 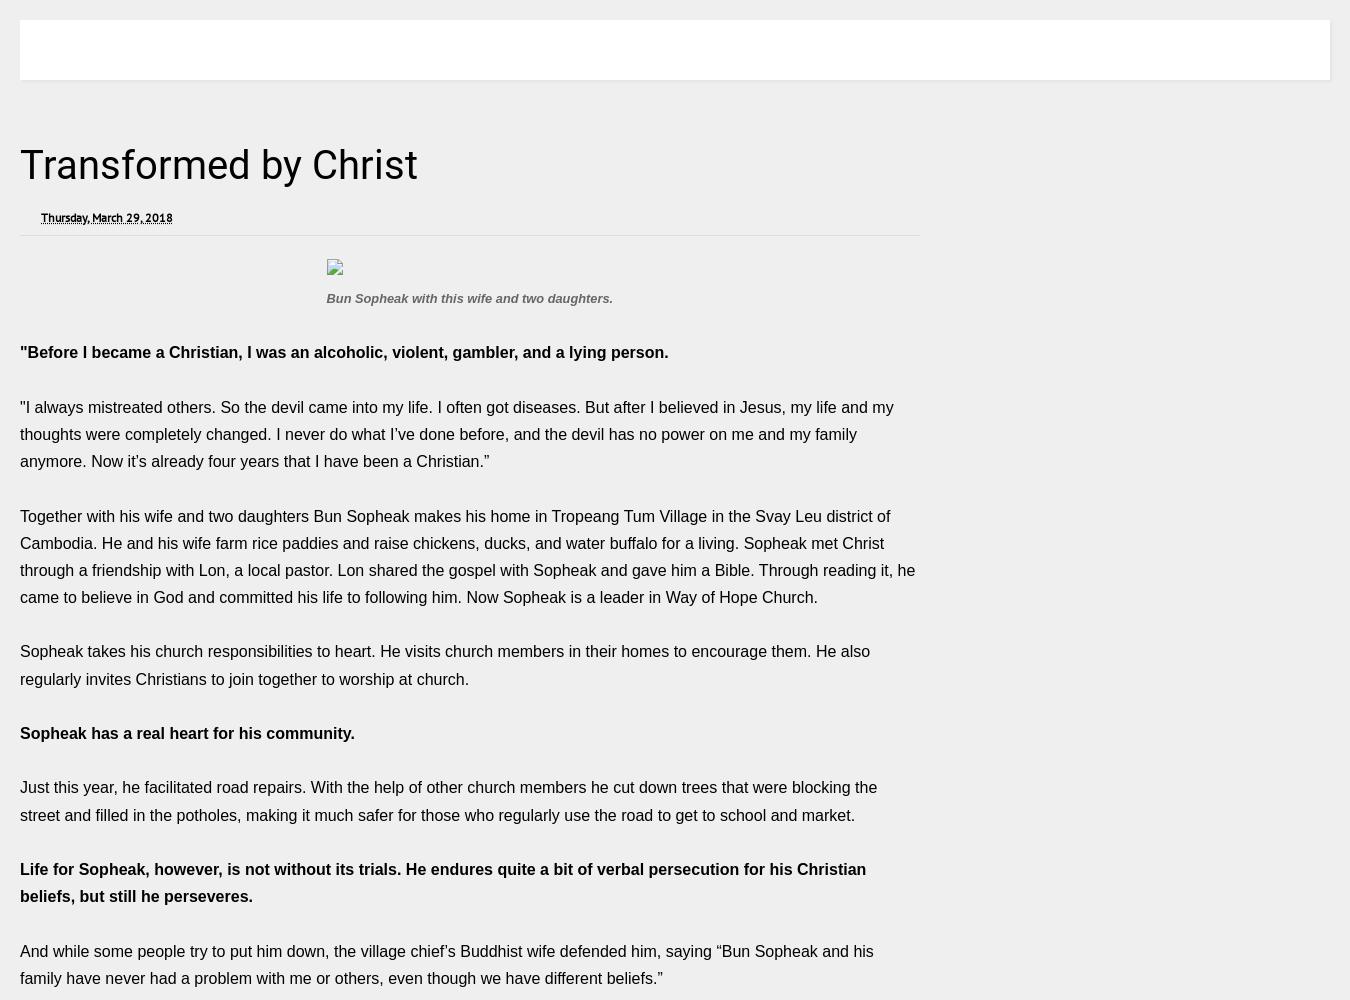 I want to click on 'members he cut down trees that were blocking the street and filled in the potholes, making it much safer for those who regularly use the road to get to school and market.', so click(x=448, y=801).